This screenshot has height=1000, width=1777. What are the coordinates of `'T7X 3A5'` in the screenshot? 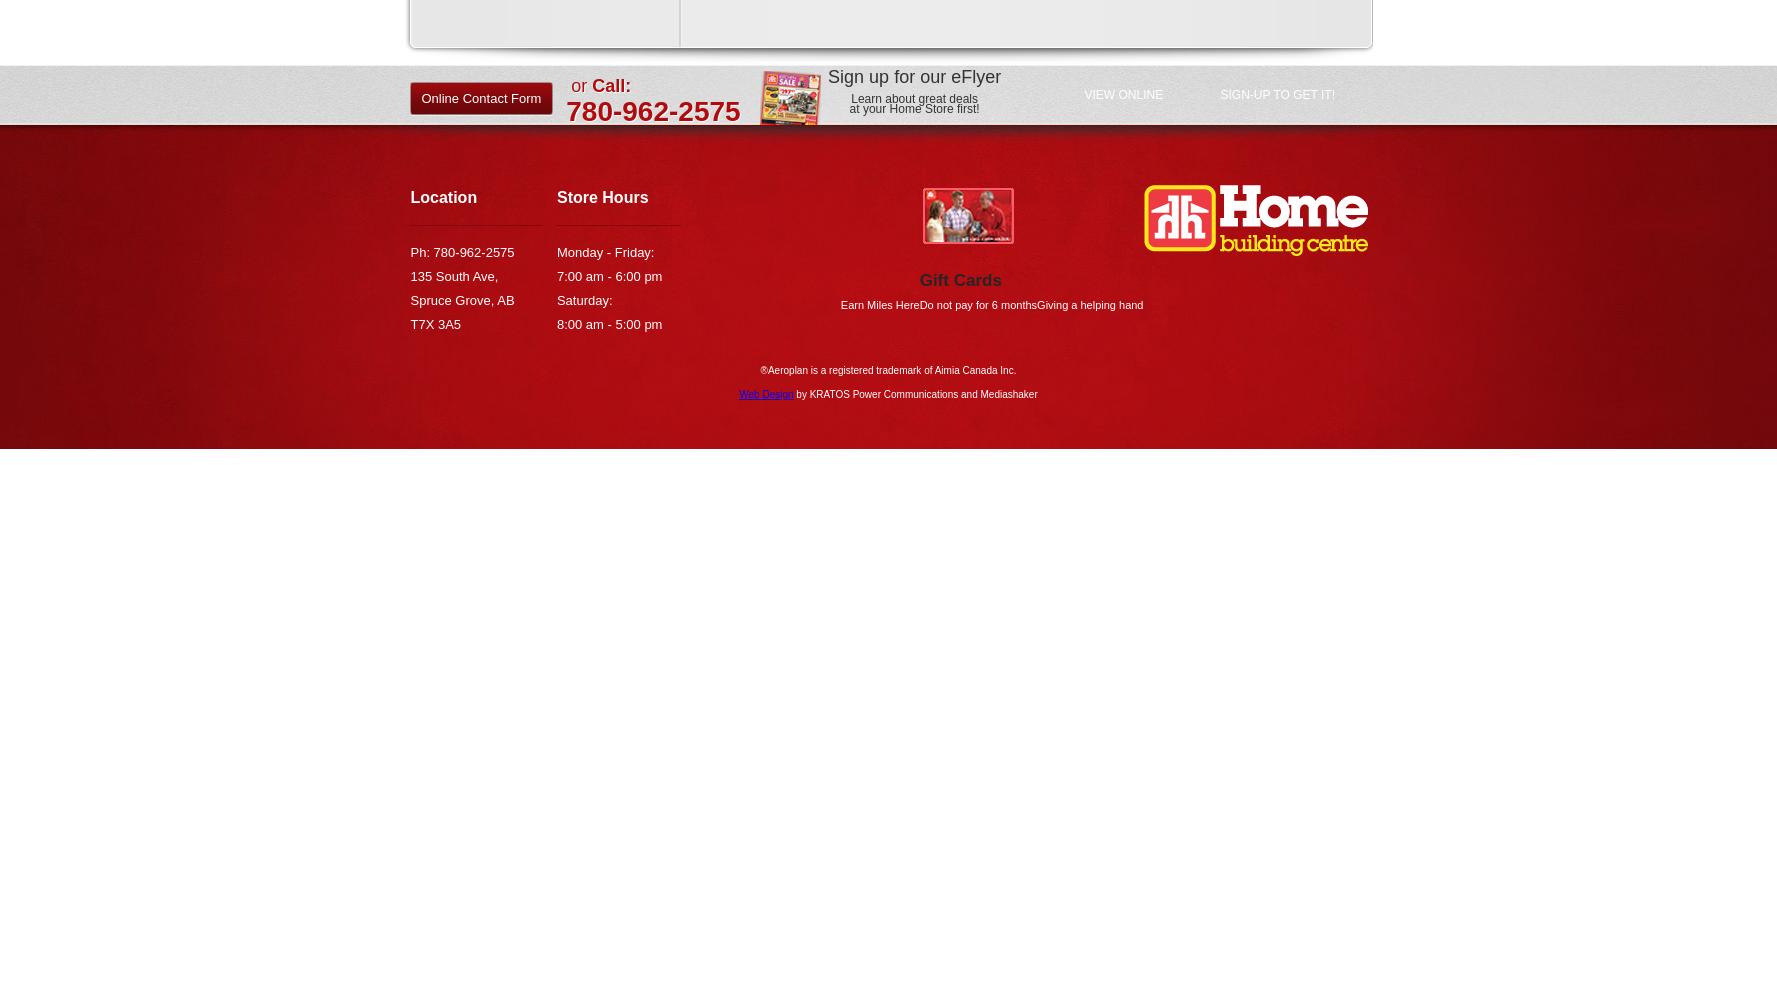 It's located at (434, 322).